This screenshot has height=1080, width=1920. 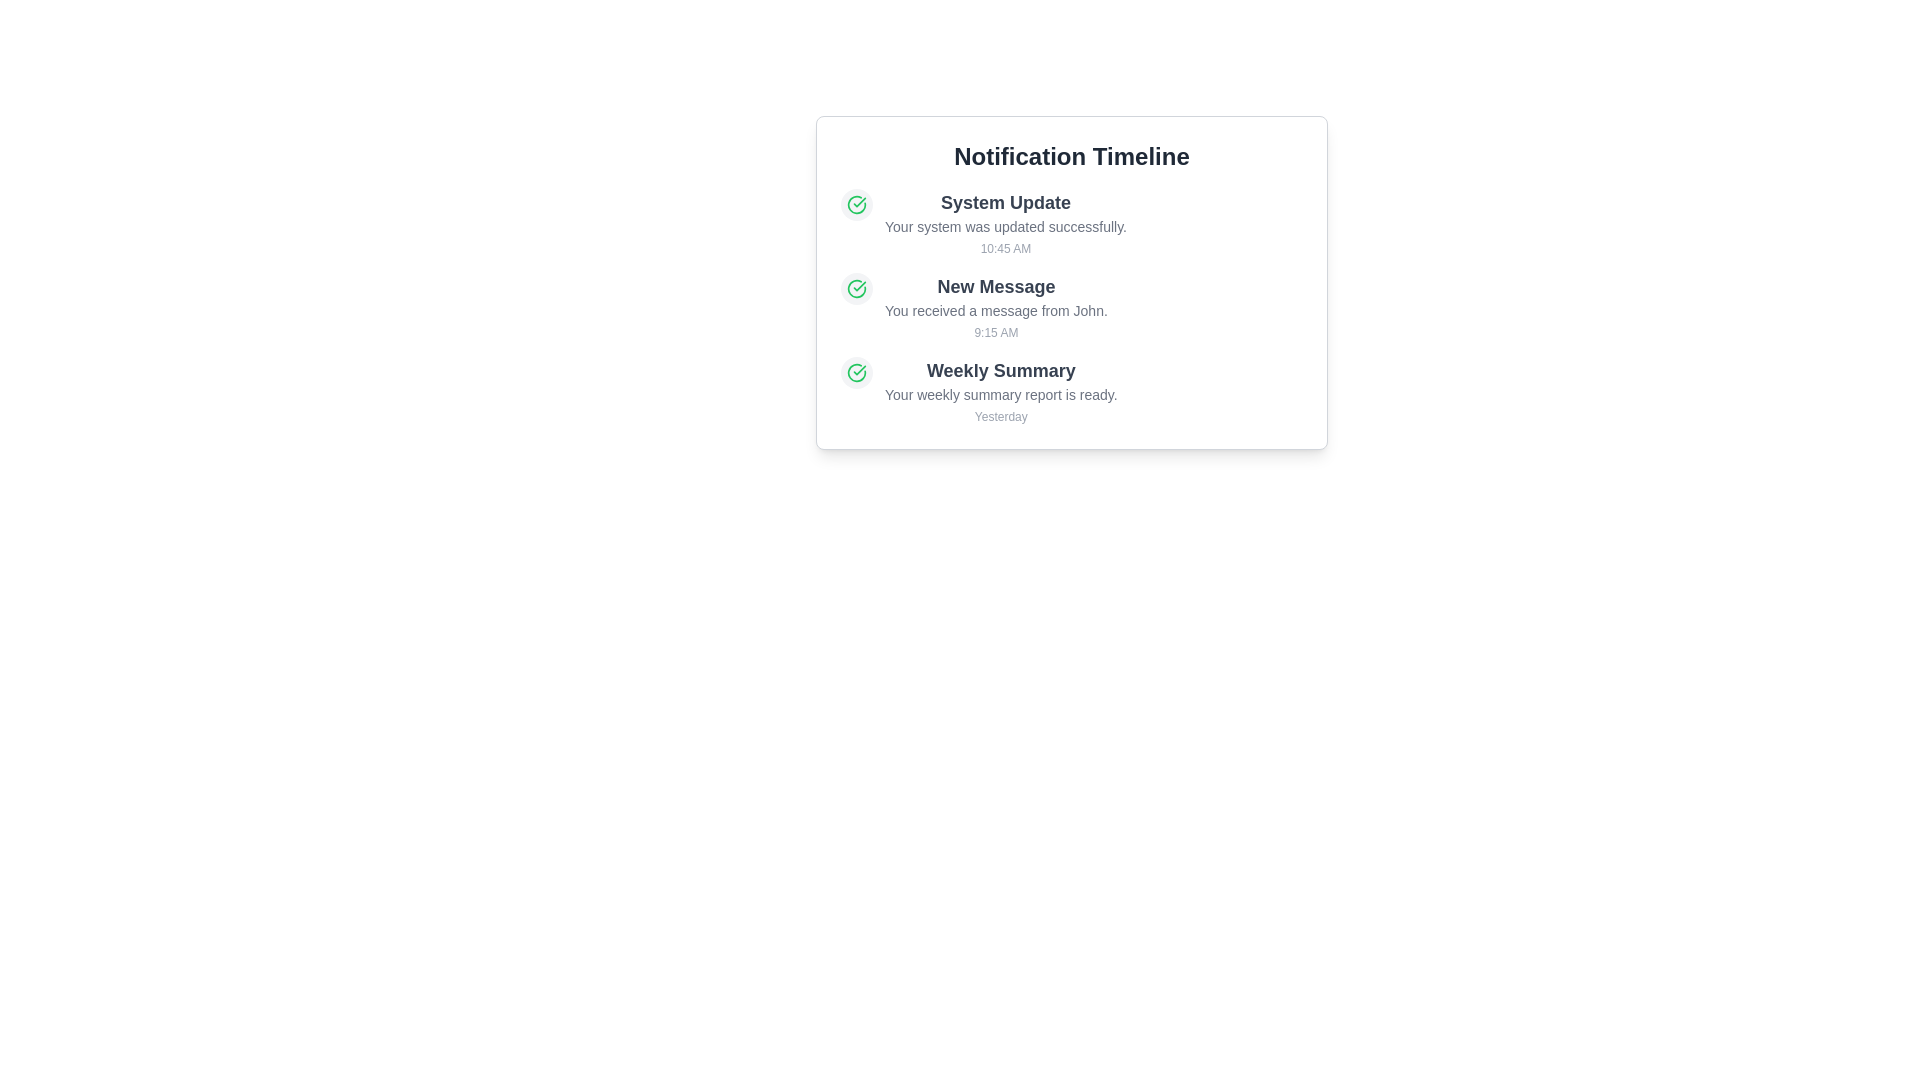 I want to click on the static text element that serves as a timestamp for the 'Weekly Summary' notification, positioned below the title and description text, so click(x=1001, y=415).